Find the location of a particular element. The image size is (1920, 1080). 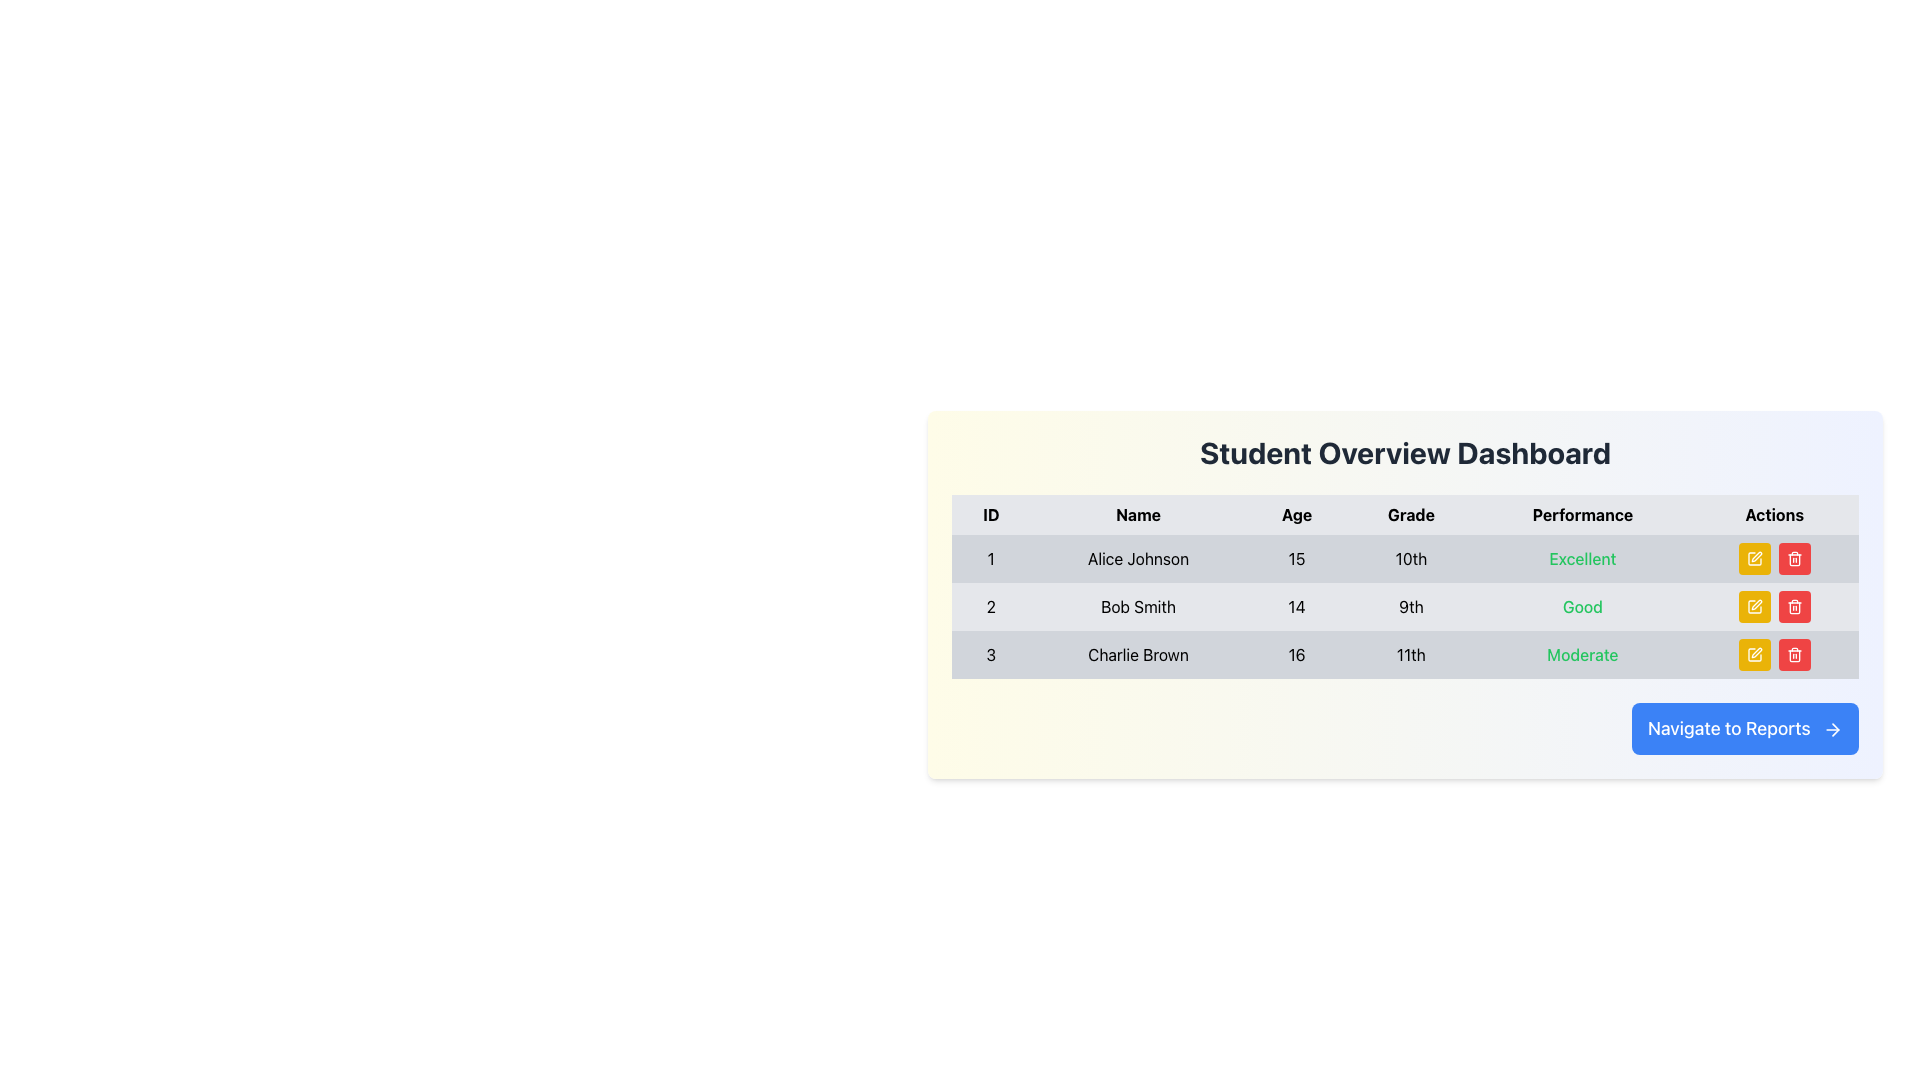

the yellow outline rectangle icon with a pencil in the center located in the 'Actions' column of the third row in the Student Overview Dashboard to initiate edit functionality is located at coordinates (1755, 604).